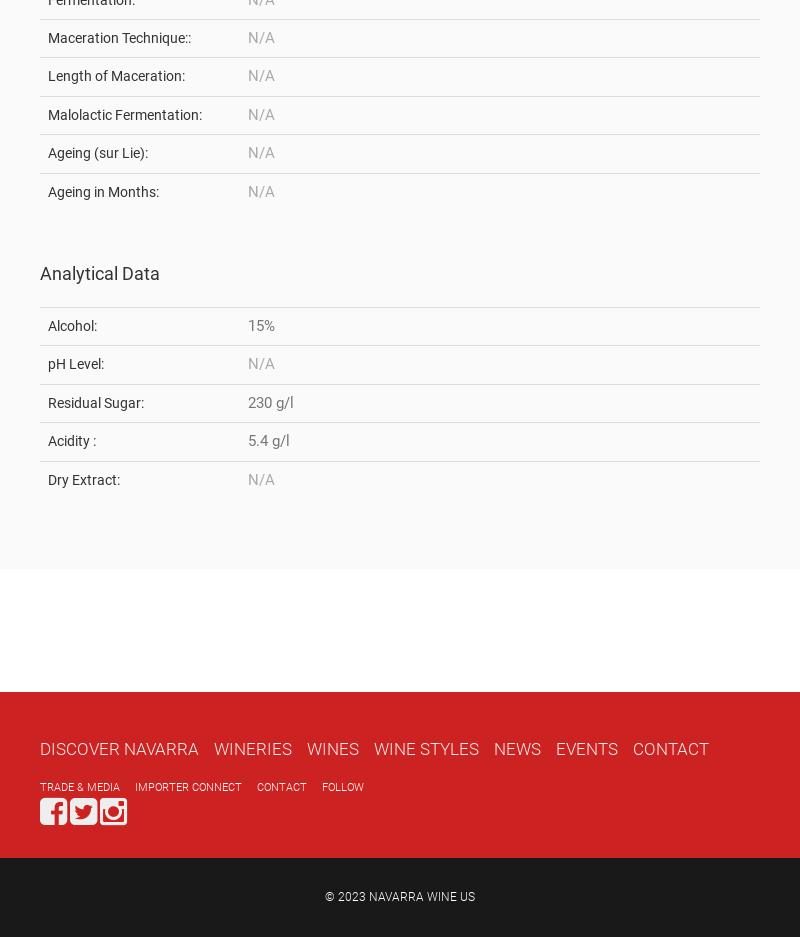 This screenshot has width=800, height=937. What do you see at coordinates (47, 74) in the screenshot?
I see `'Length of Maceration:'` at bounding box center [47, 74].